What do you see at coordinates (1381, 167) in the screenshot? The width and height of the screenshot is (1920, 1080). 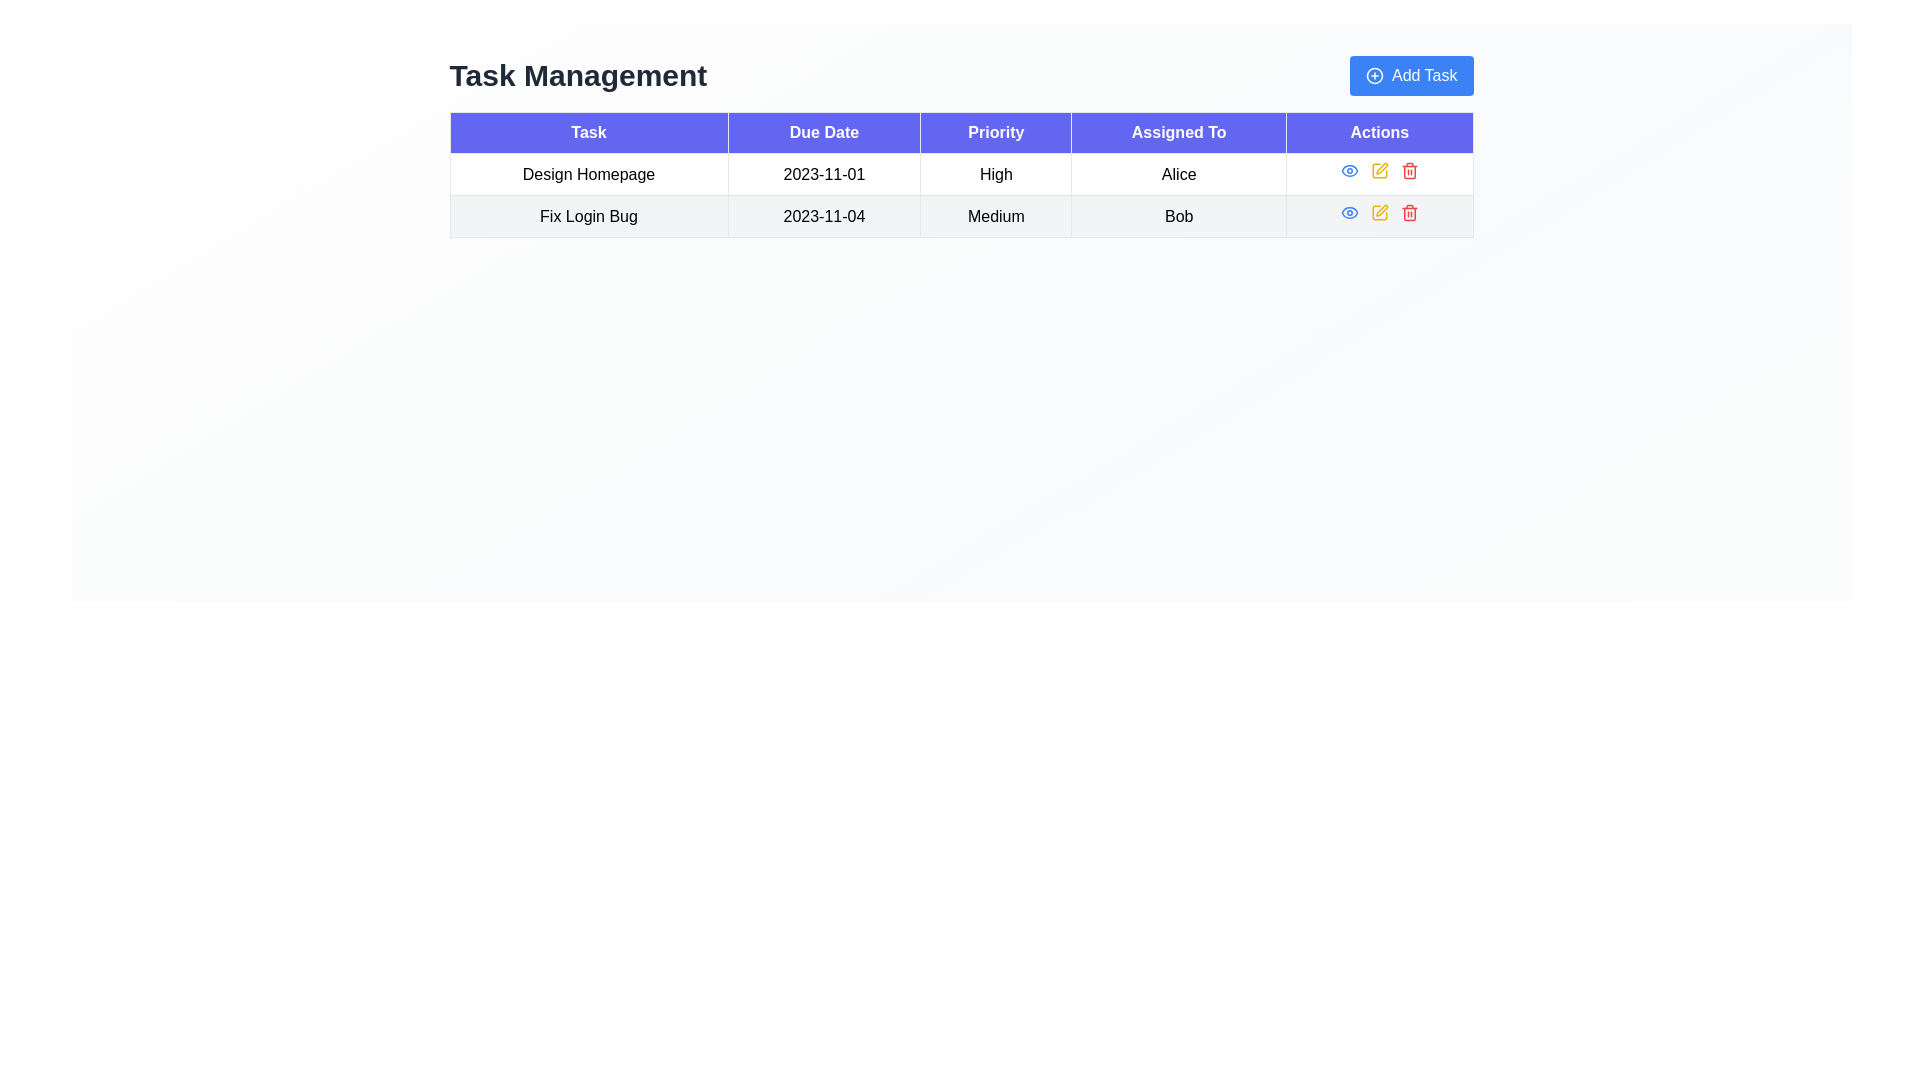 I see `the vector graphics icon, which is a stylized pen icon located` at bounding box center [1381, 167].